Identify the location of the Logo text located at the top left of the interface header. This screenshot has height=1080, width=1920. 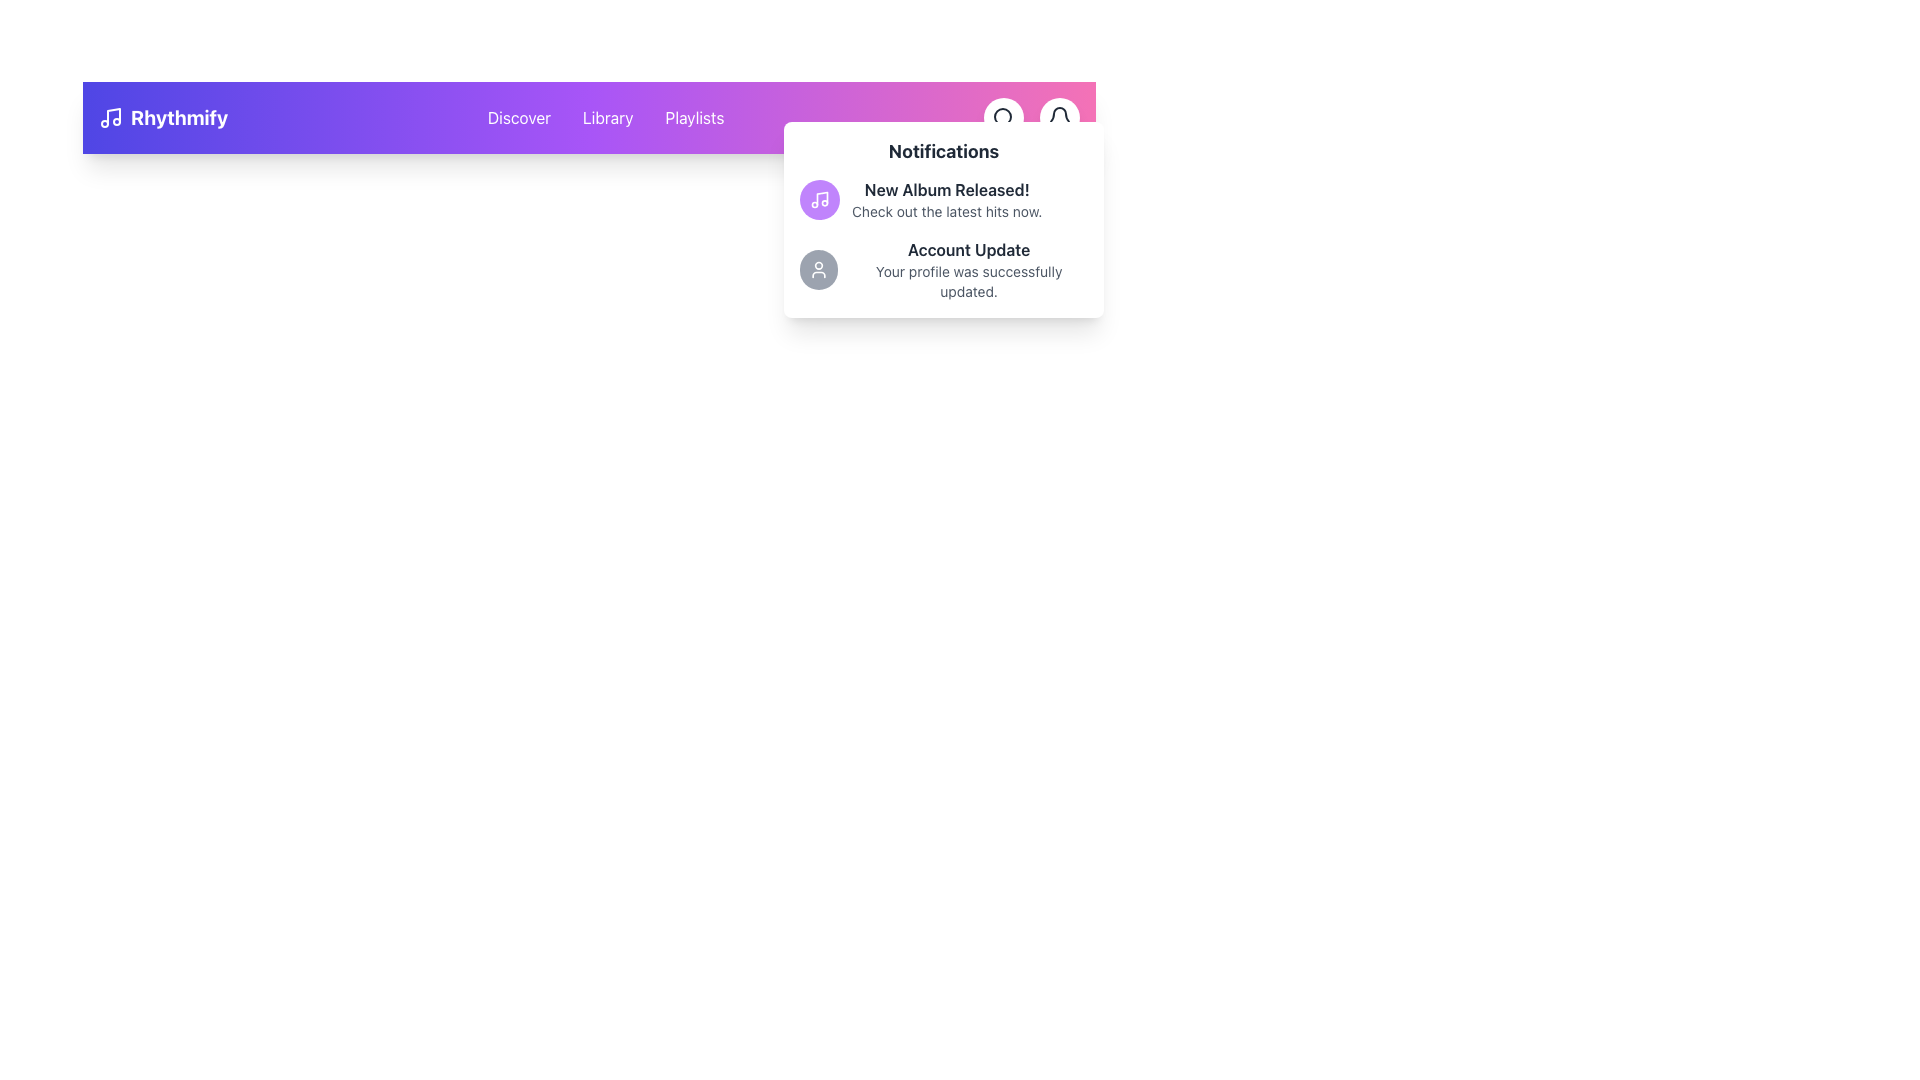
(163, 118).